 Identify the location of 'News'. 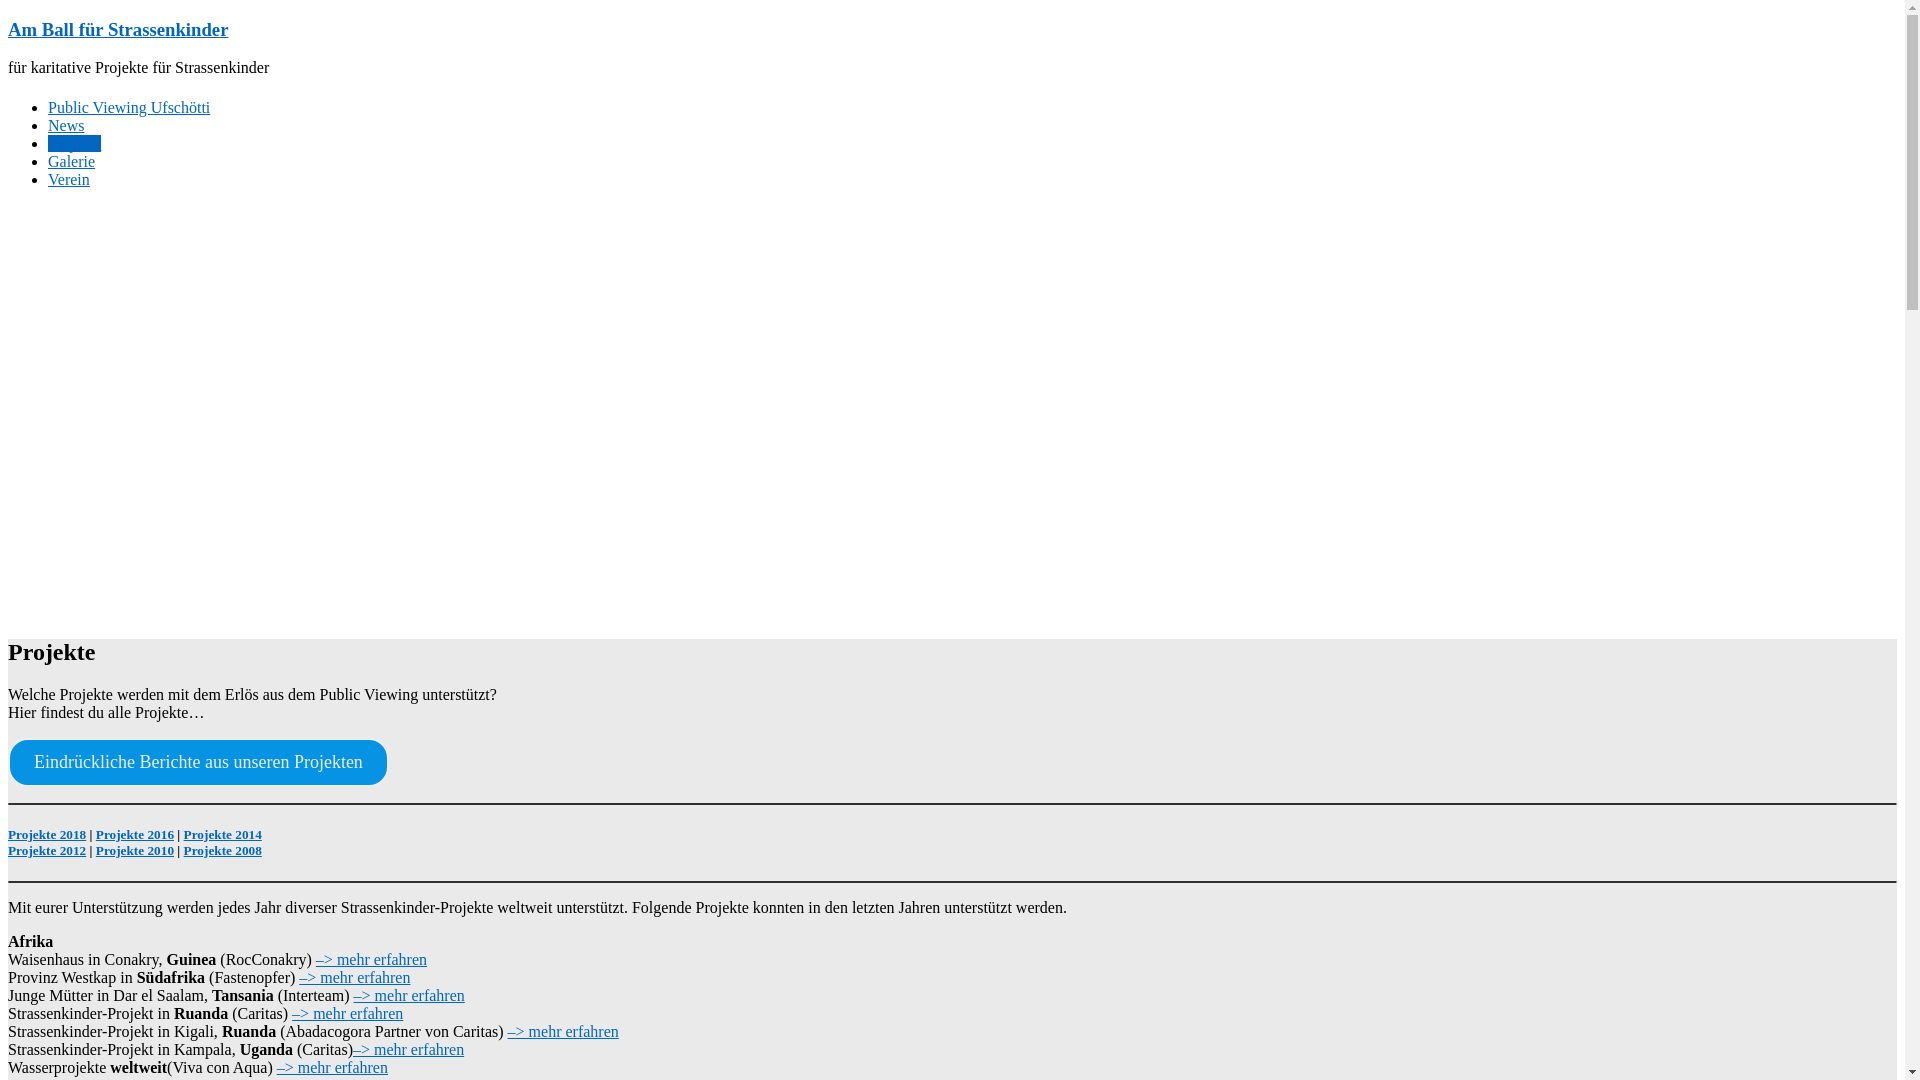
(66, 125).